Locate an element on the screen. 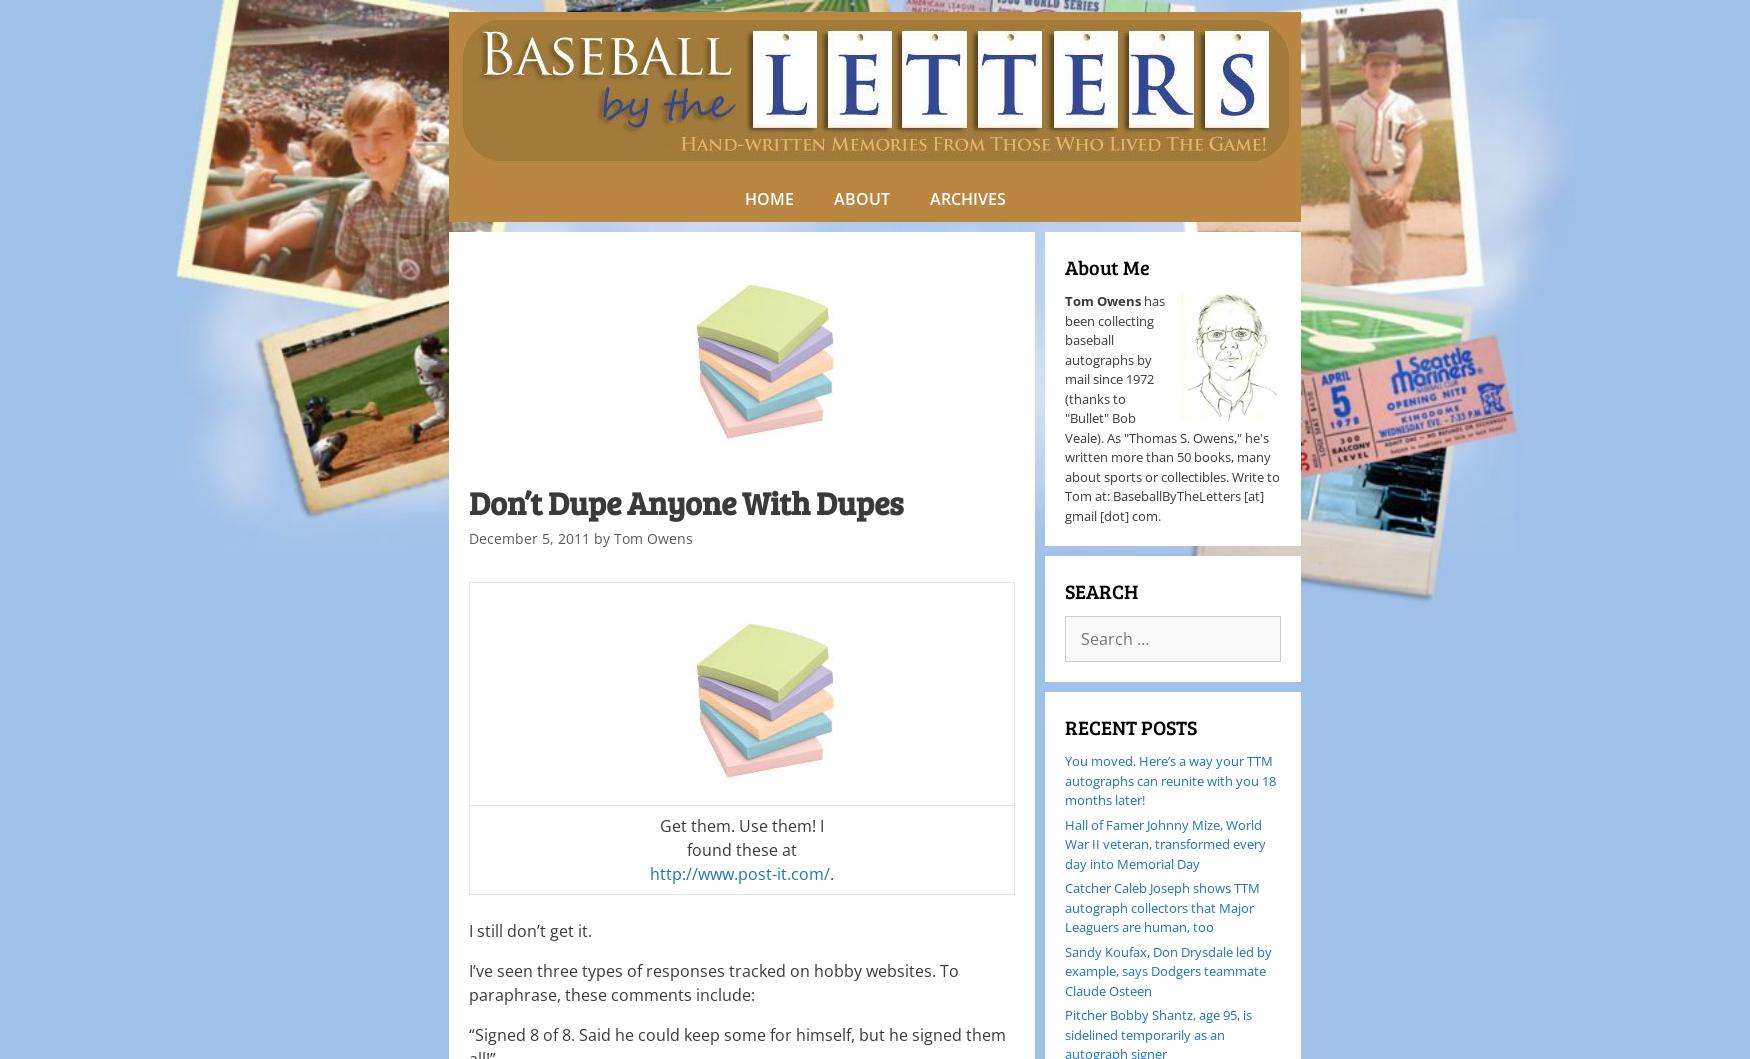 Image resolution: width=1750 pixels, height=1059 pixels. 'http://www.post-it.com/' is located at coordinates (740, 873).